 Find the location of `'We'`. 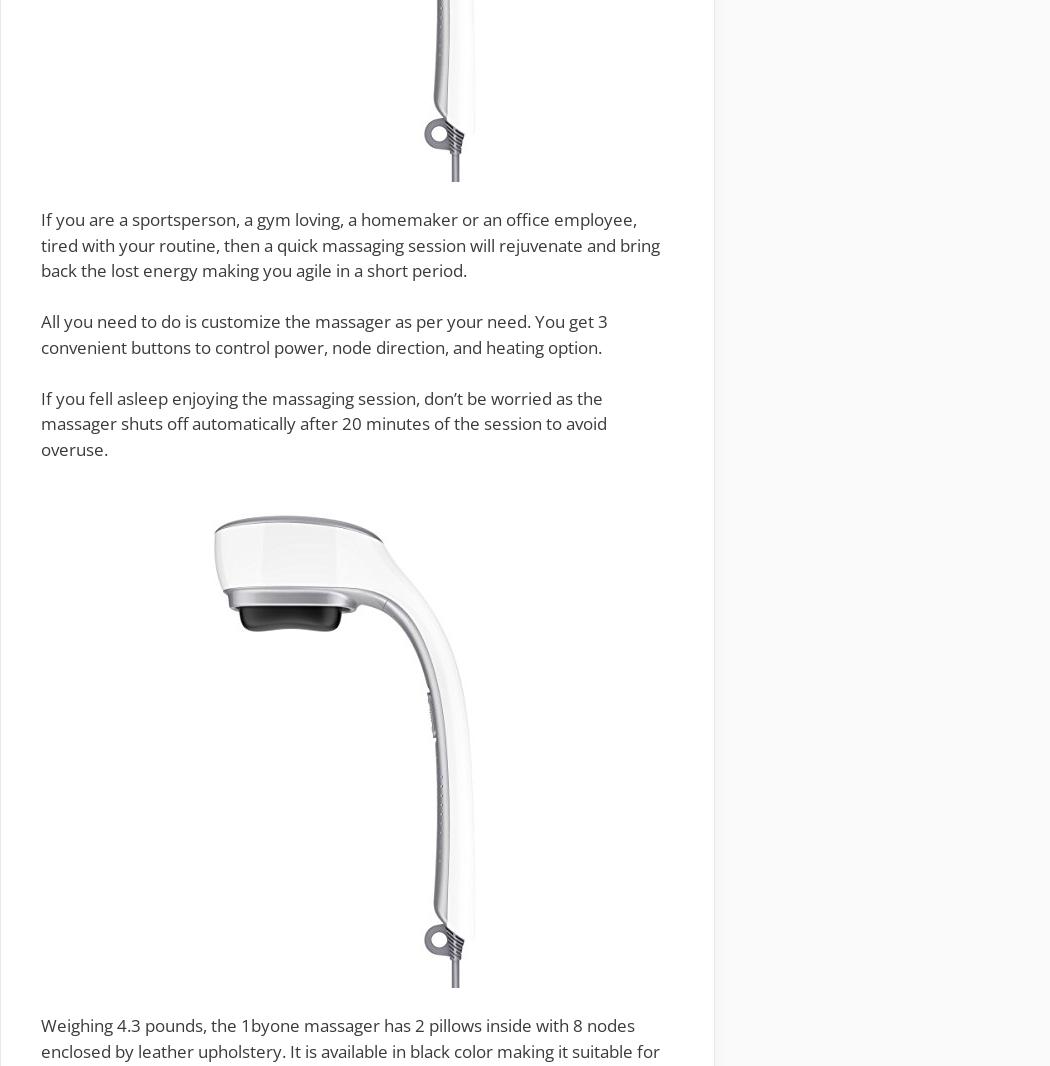

'We' is located at coordinates (52, 1025).